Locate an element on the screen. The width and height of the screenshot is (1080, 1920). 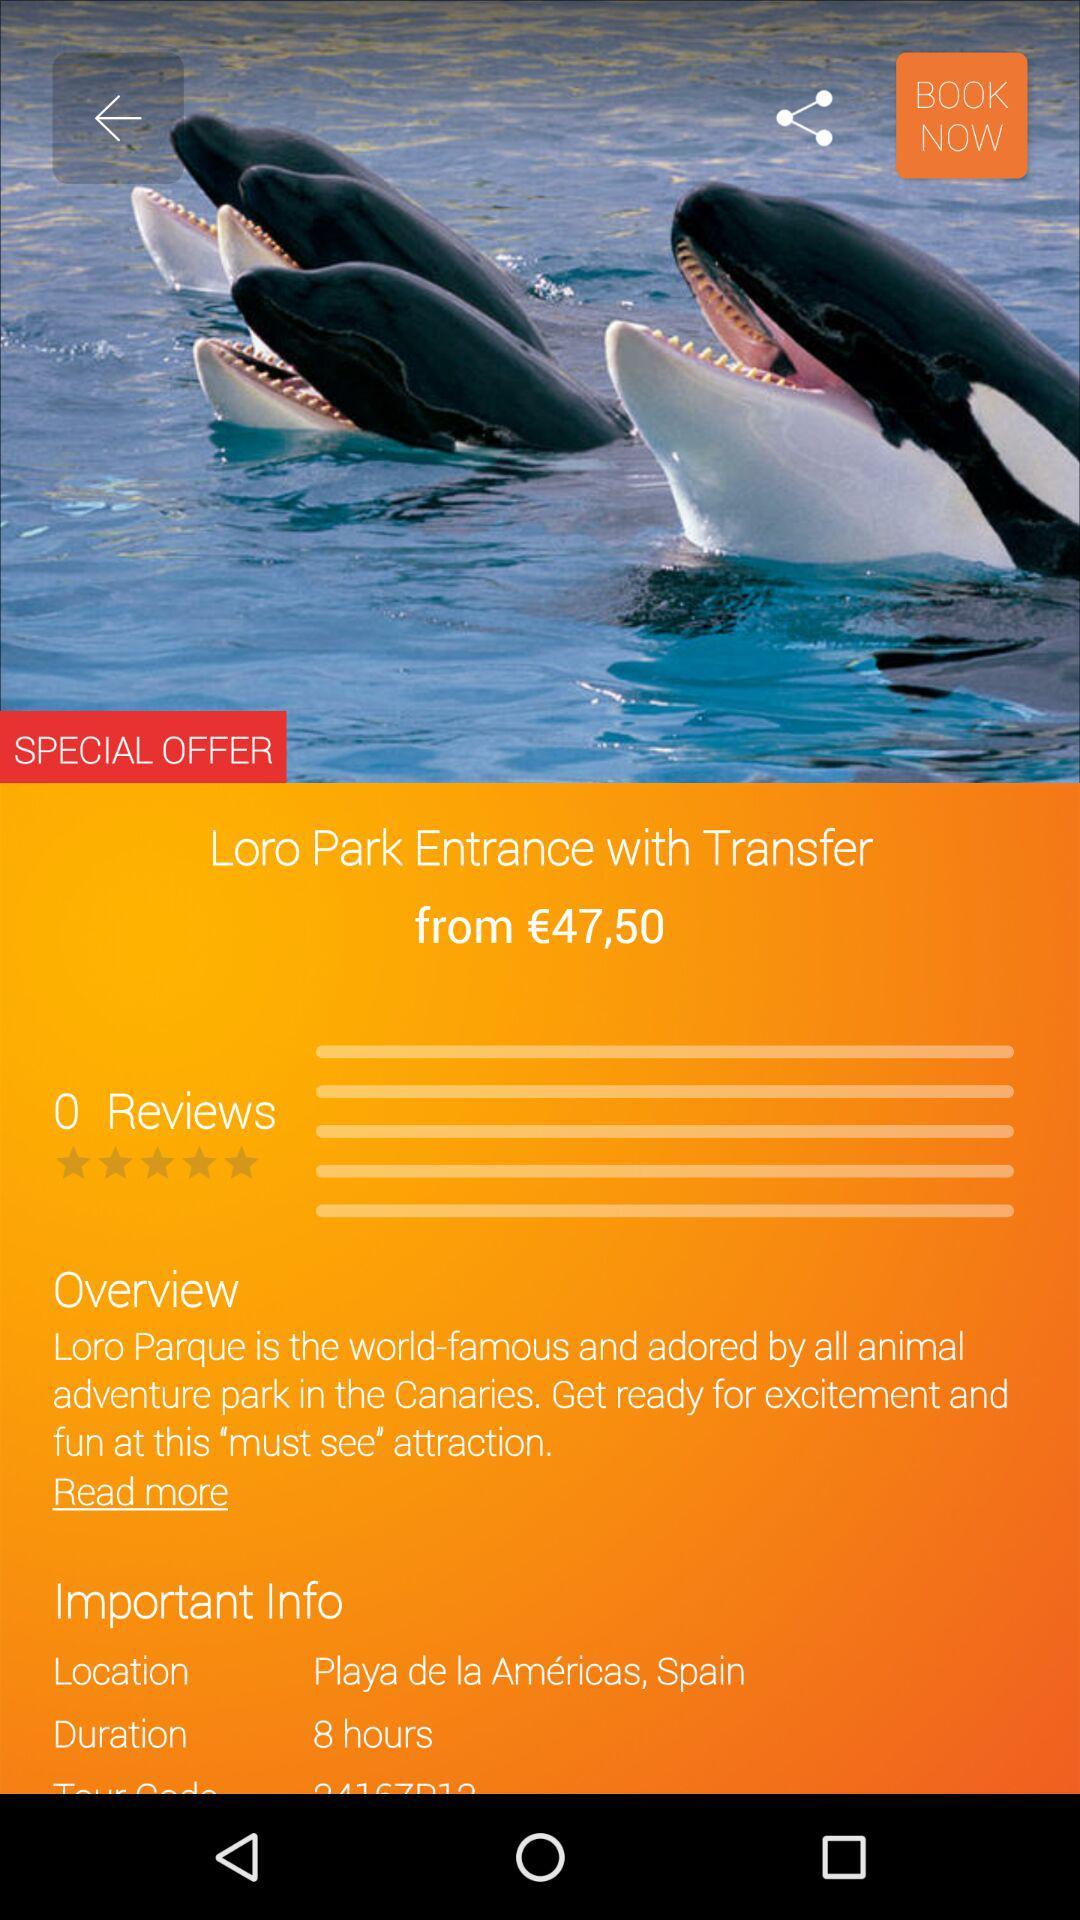
item to the left of the book now is located at coordinates (803, 117).